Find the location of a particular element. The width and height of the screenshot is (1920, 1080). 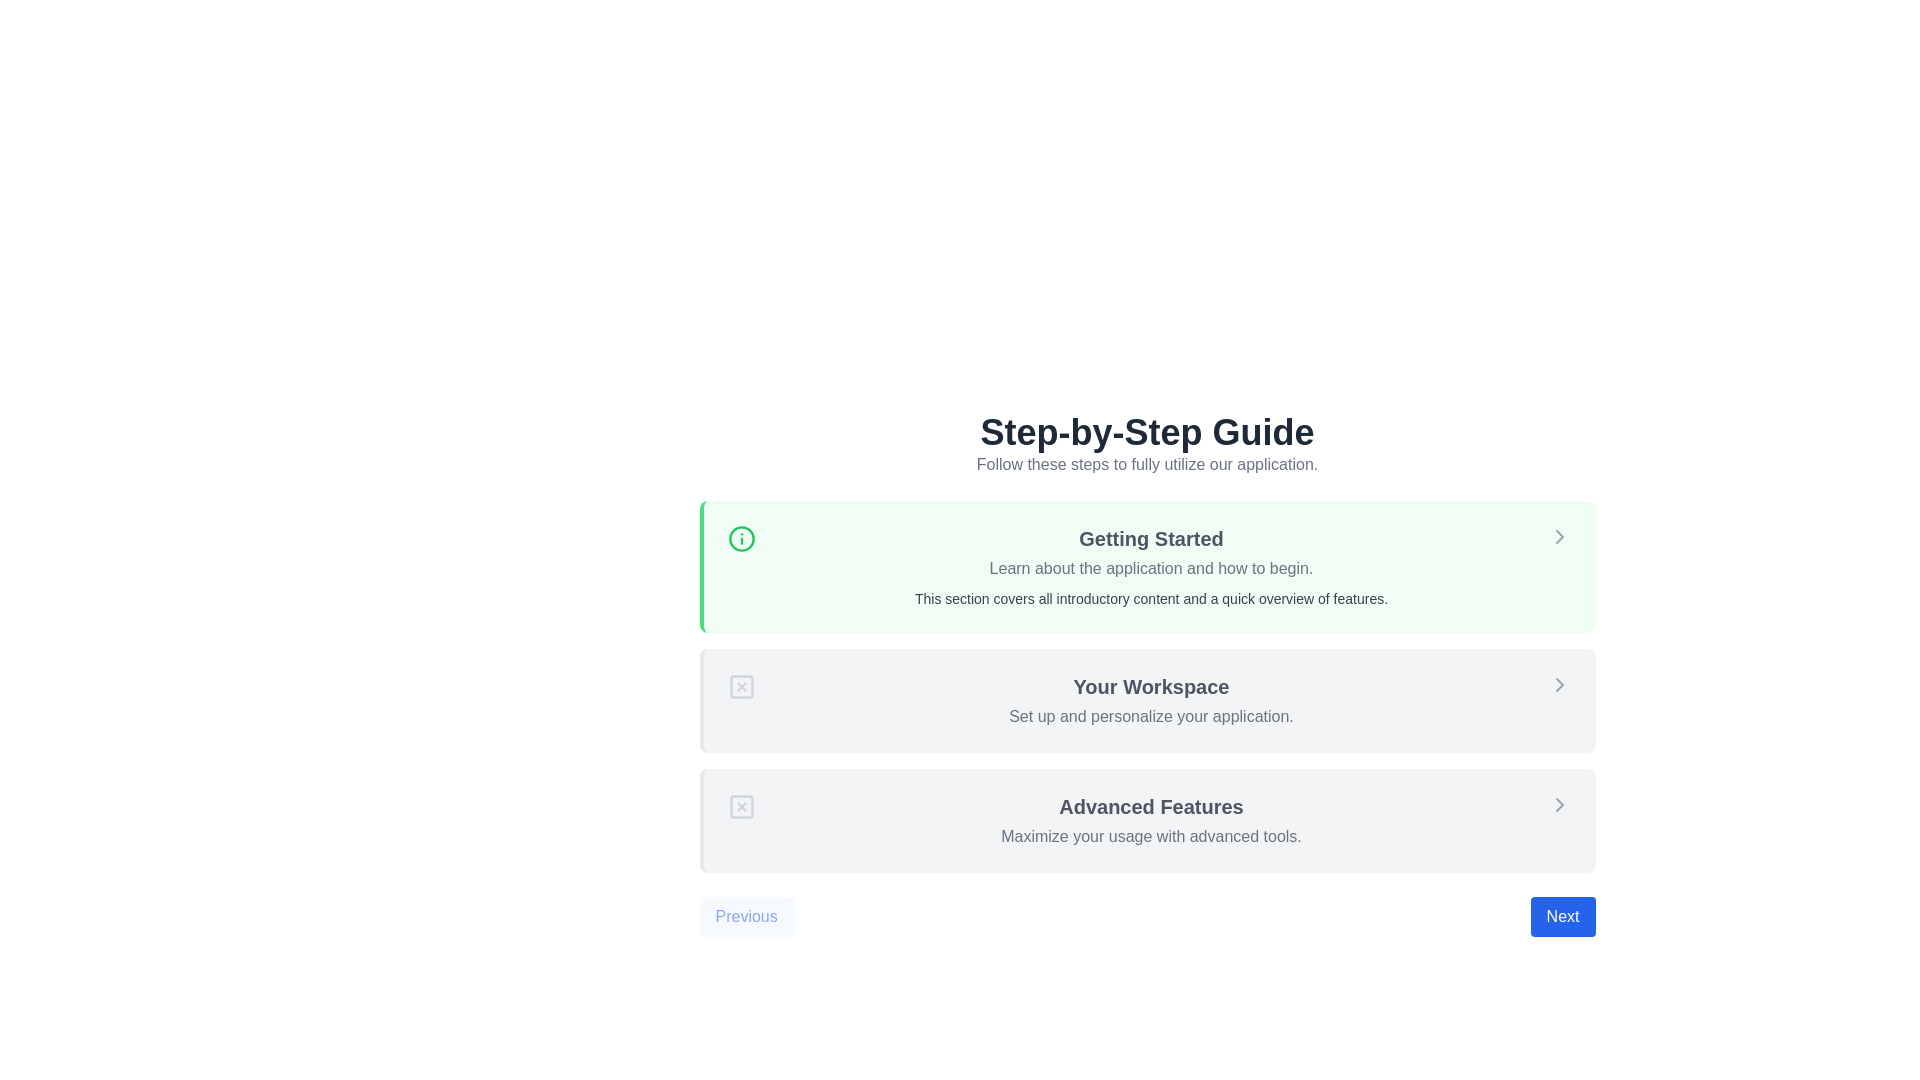

the square icon with an 'X' shape inside, located to the far left of the 'Advanced Features' section is located at coordinates (740, 805).